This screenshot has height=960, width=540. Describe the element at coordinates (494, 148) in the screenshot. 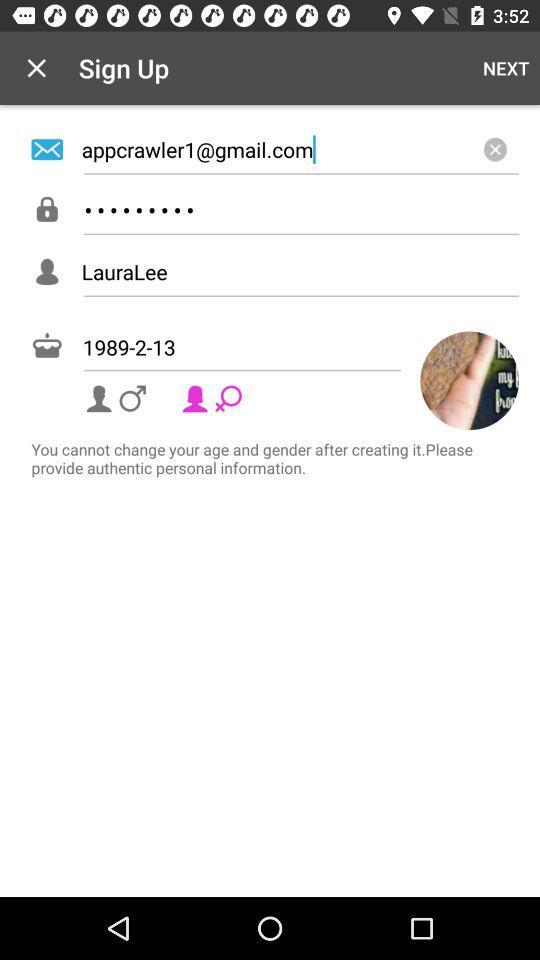

I see `the close icon which is below the next option` at that location.